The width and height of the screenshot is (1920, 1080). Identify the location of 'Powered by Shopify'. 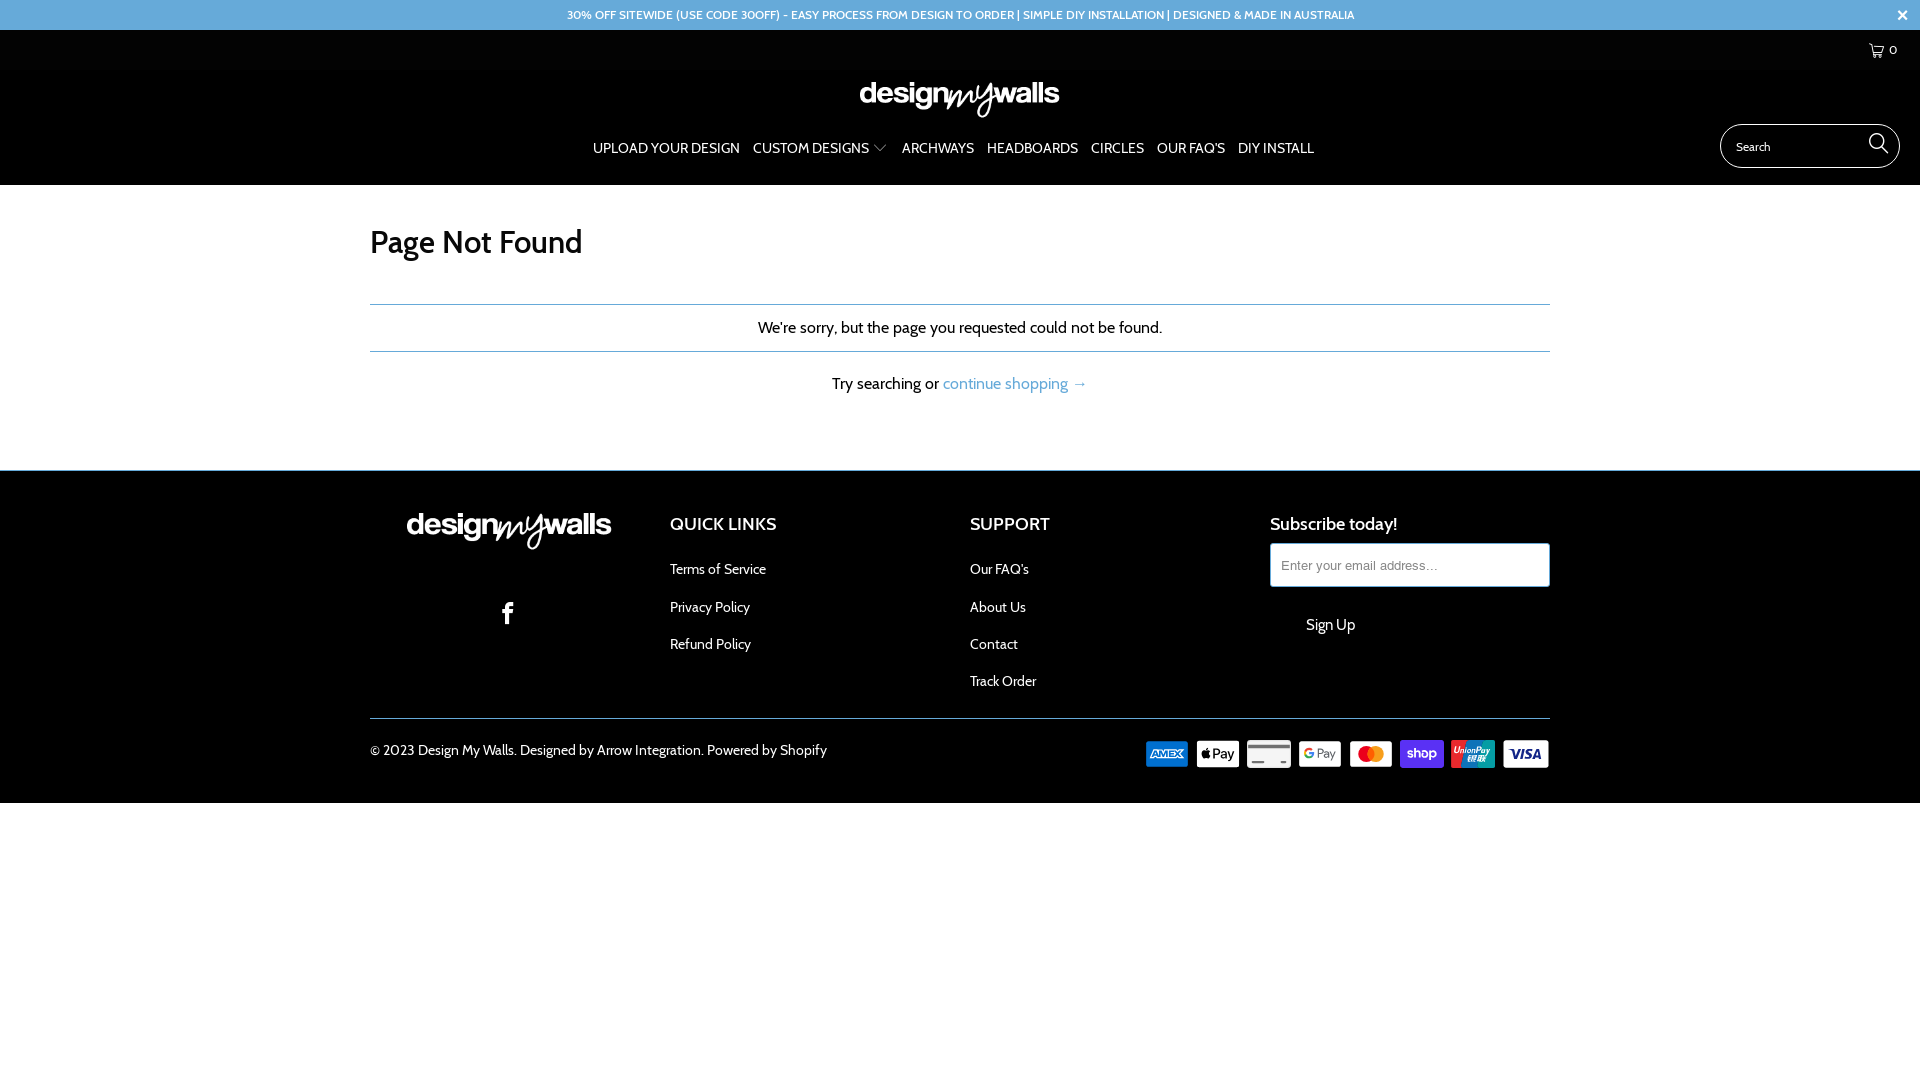
(766, 749).